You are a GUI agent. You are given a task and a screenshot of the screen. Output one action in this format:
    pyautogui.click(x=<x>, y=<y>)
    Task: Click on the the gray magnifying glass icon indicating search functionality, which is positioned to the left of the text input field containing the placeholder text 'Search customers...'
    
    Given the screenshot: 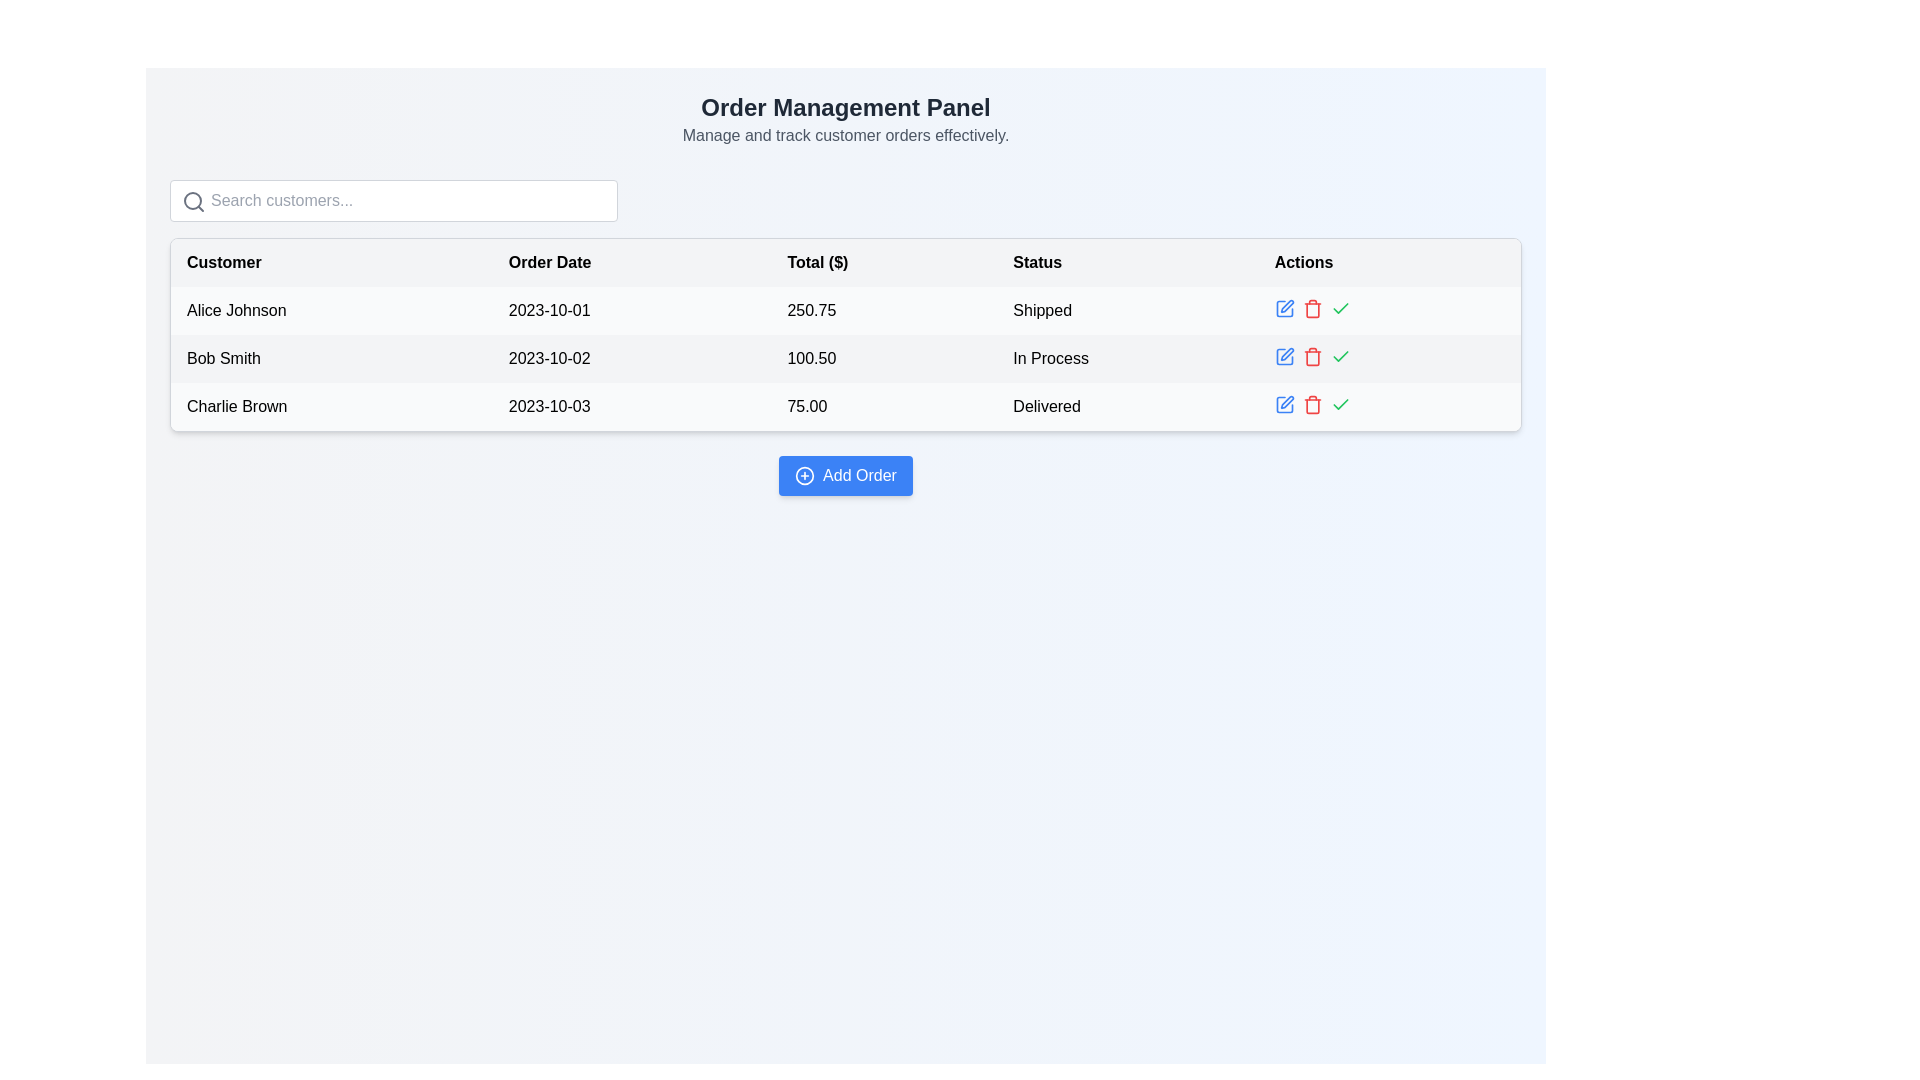 What is the action you would take?
    pyautogui.click(x=193, y=201)
    